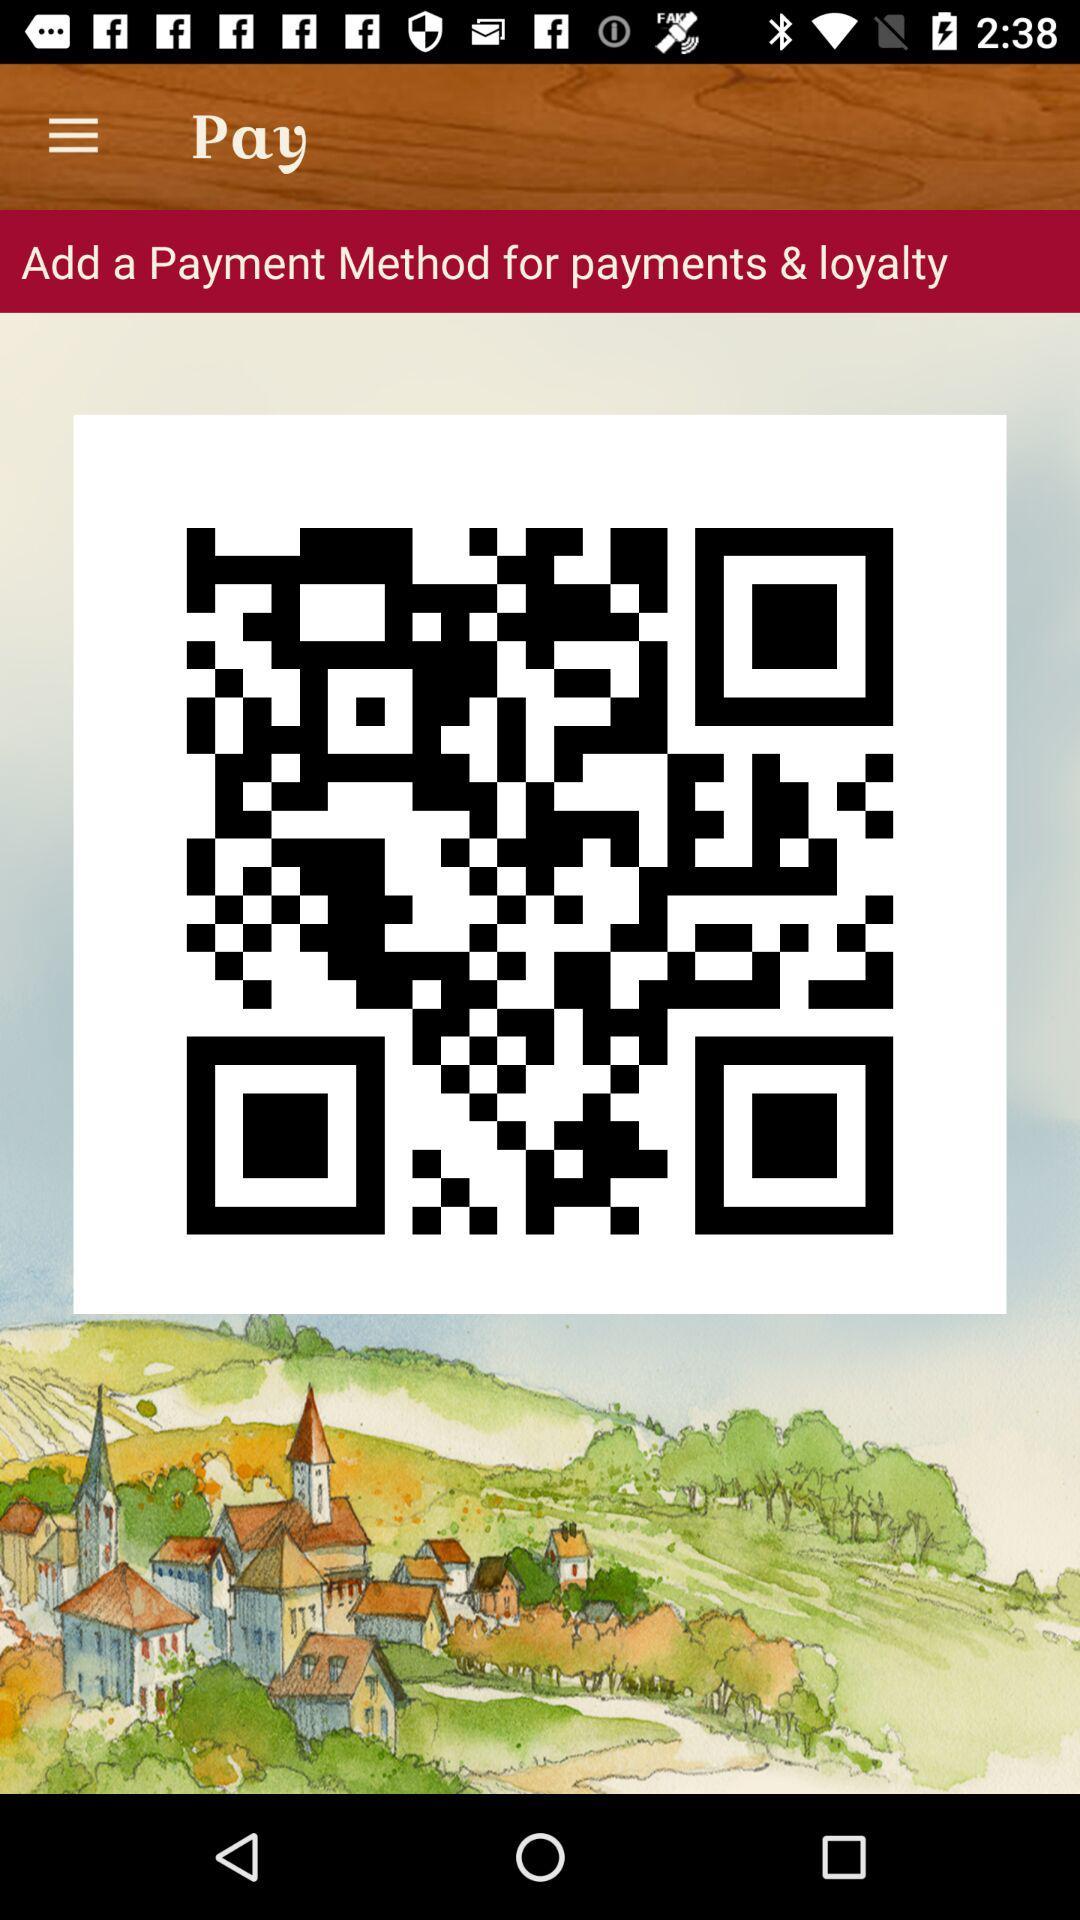 This screenshot has width=1080, height=1920. What do you see at coordinates (72, 135) in the screenshot?
I see `the icon to the left of the pay item` at bounding box center [72, 135].